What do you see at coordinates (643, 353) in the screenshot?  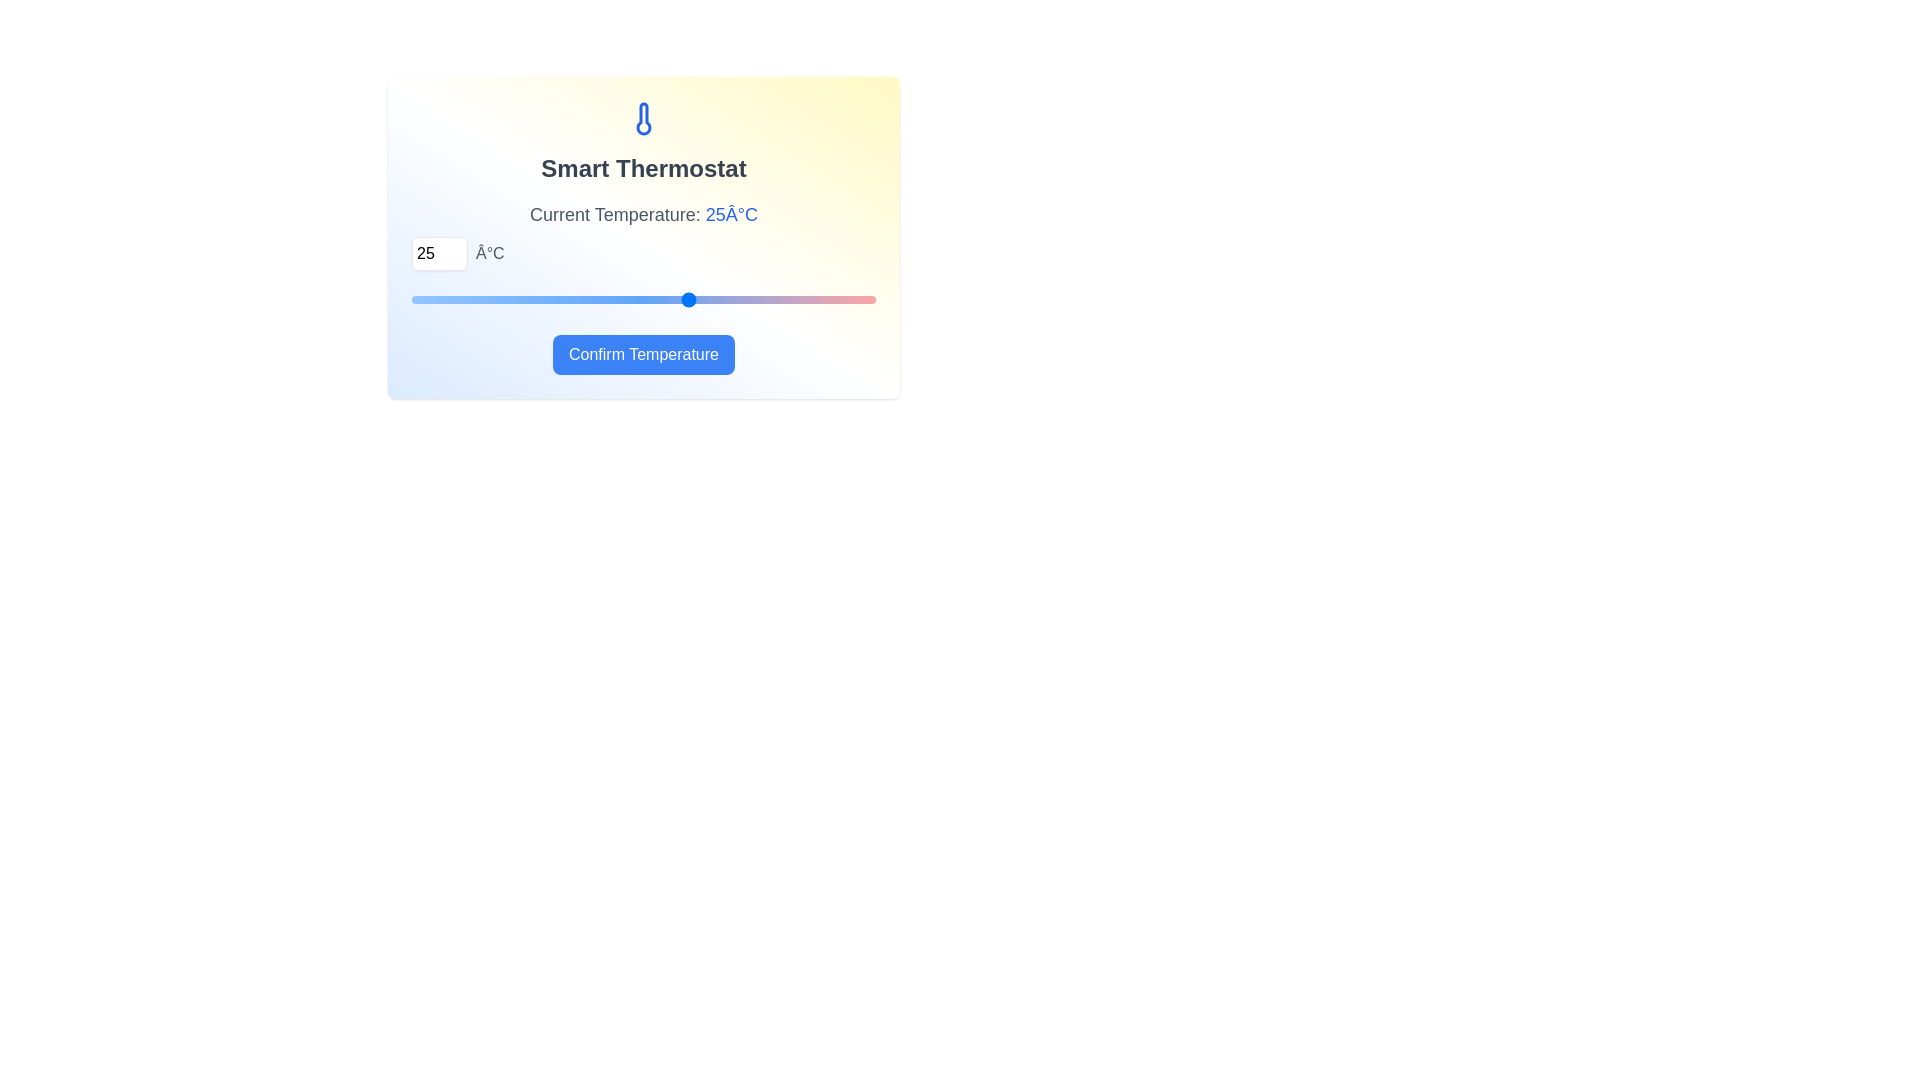 I see `the 'Confirm Temperature' button to confirm the set temperature` at bounding box center [643, 353].